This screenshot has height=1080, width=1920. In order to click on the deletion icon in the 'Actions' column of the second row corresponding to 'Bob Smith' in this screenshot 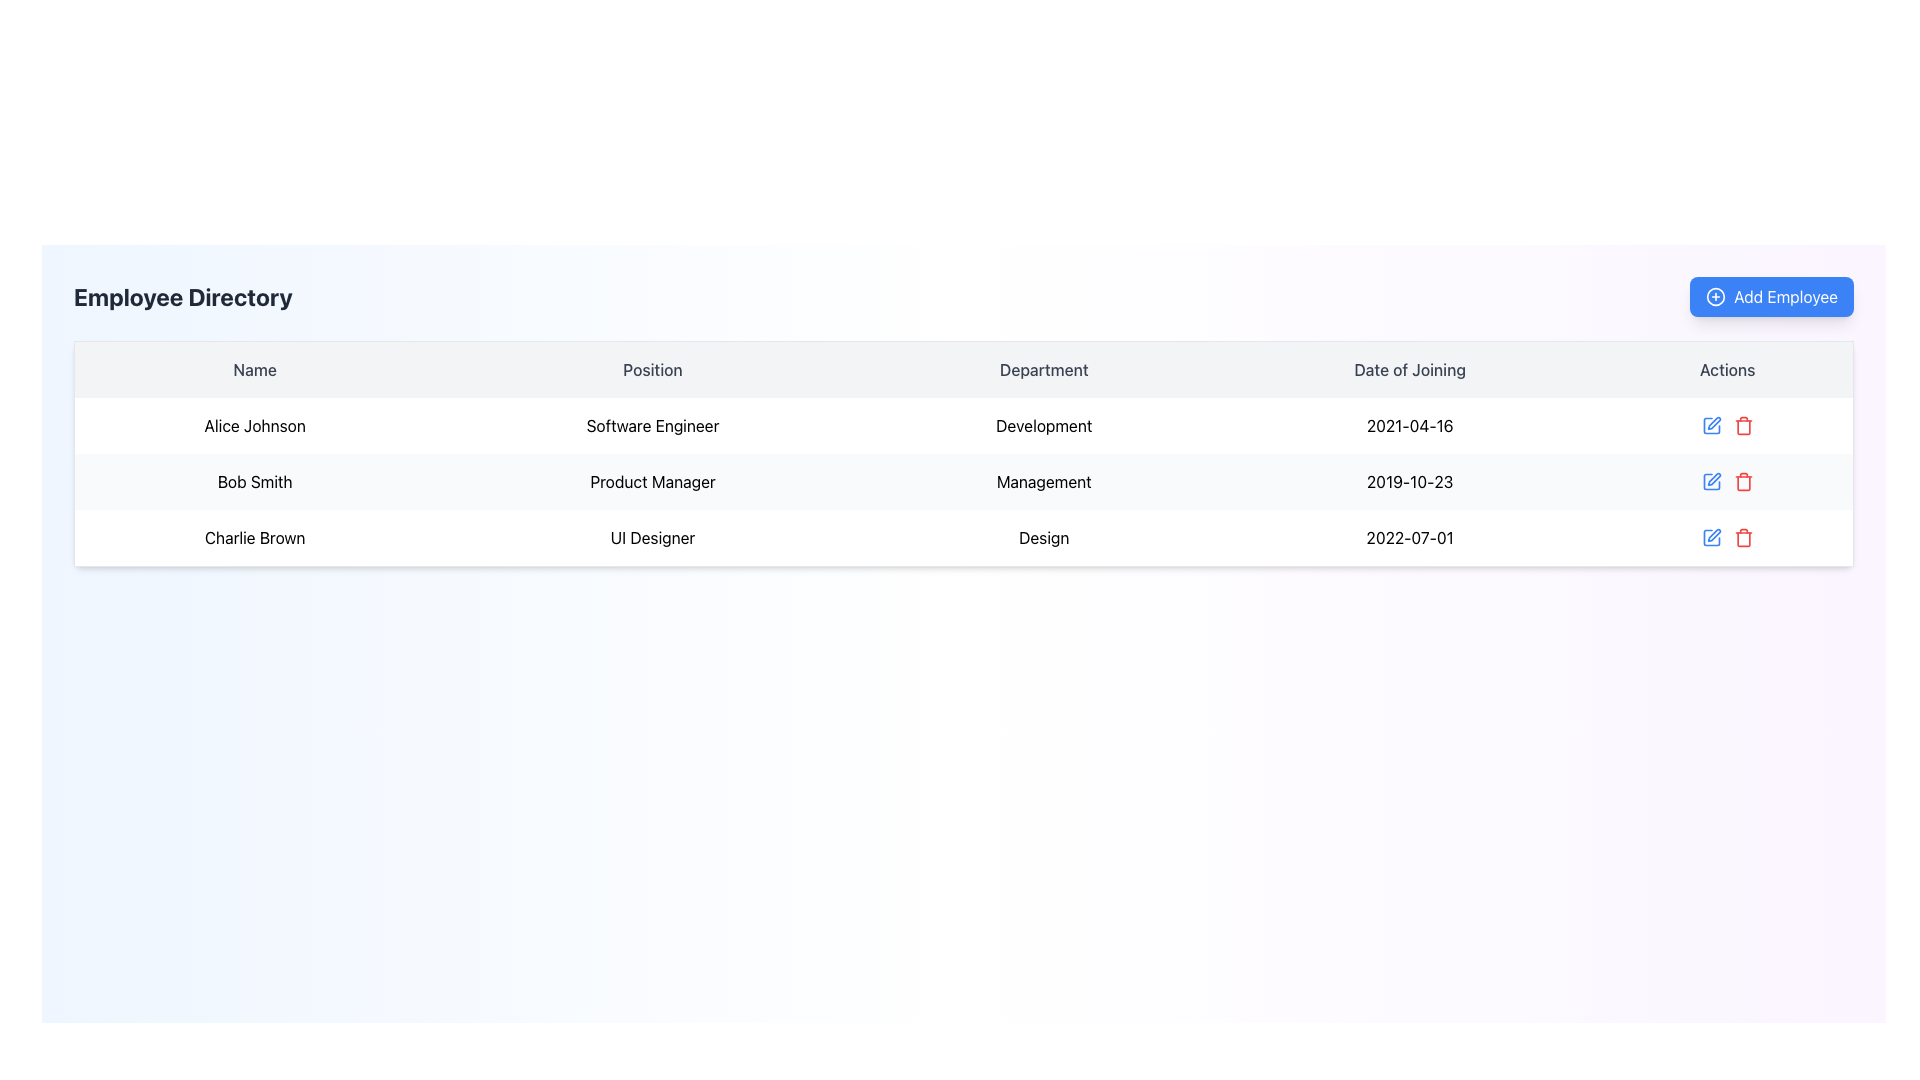, I will do `click(1742, 424)`.